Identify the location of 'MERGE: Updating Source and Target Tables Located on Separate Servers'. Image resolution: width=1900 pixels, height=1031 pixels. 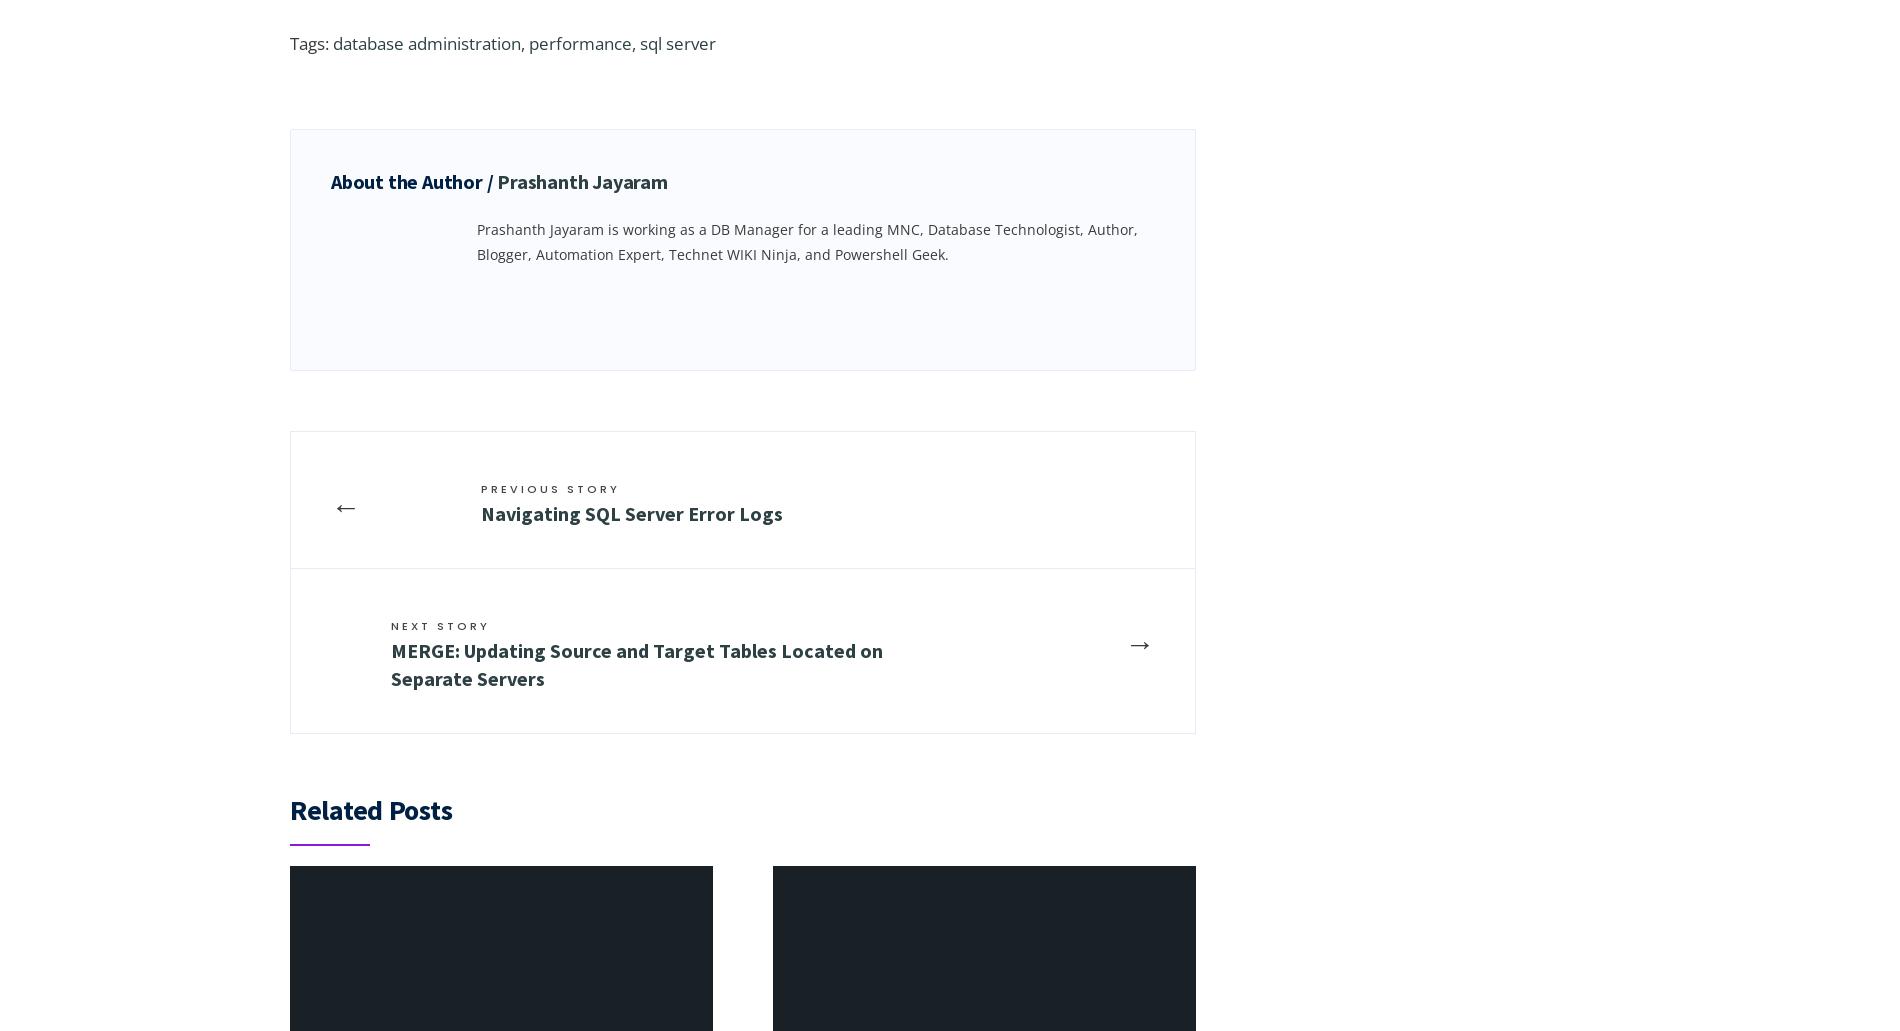
(637, 663).